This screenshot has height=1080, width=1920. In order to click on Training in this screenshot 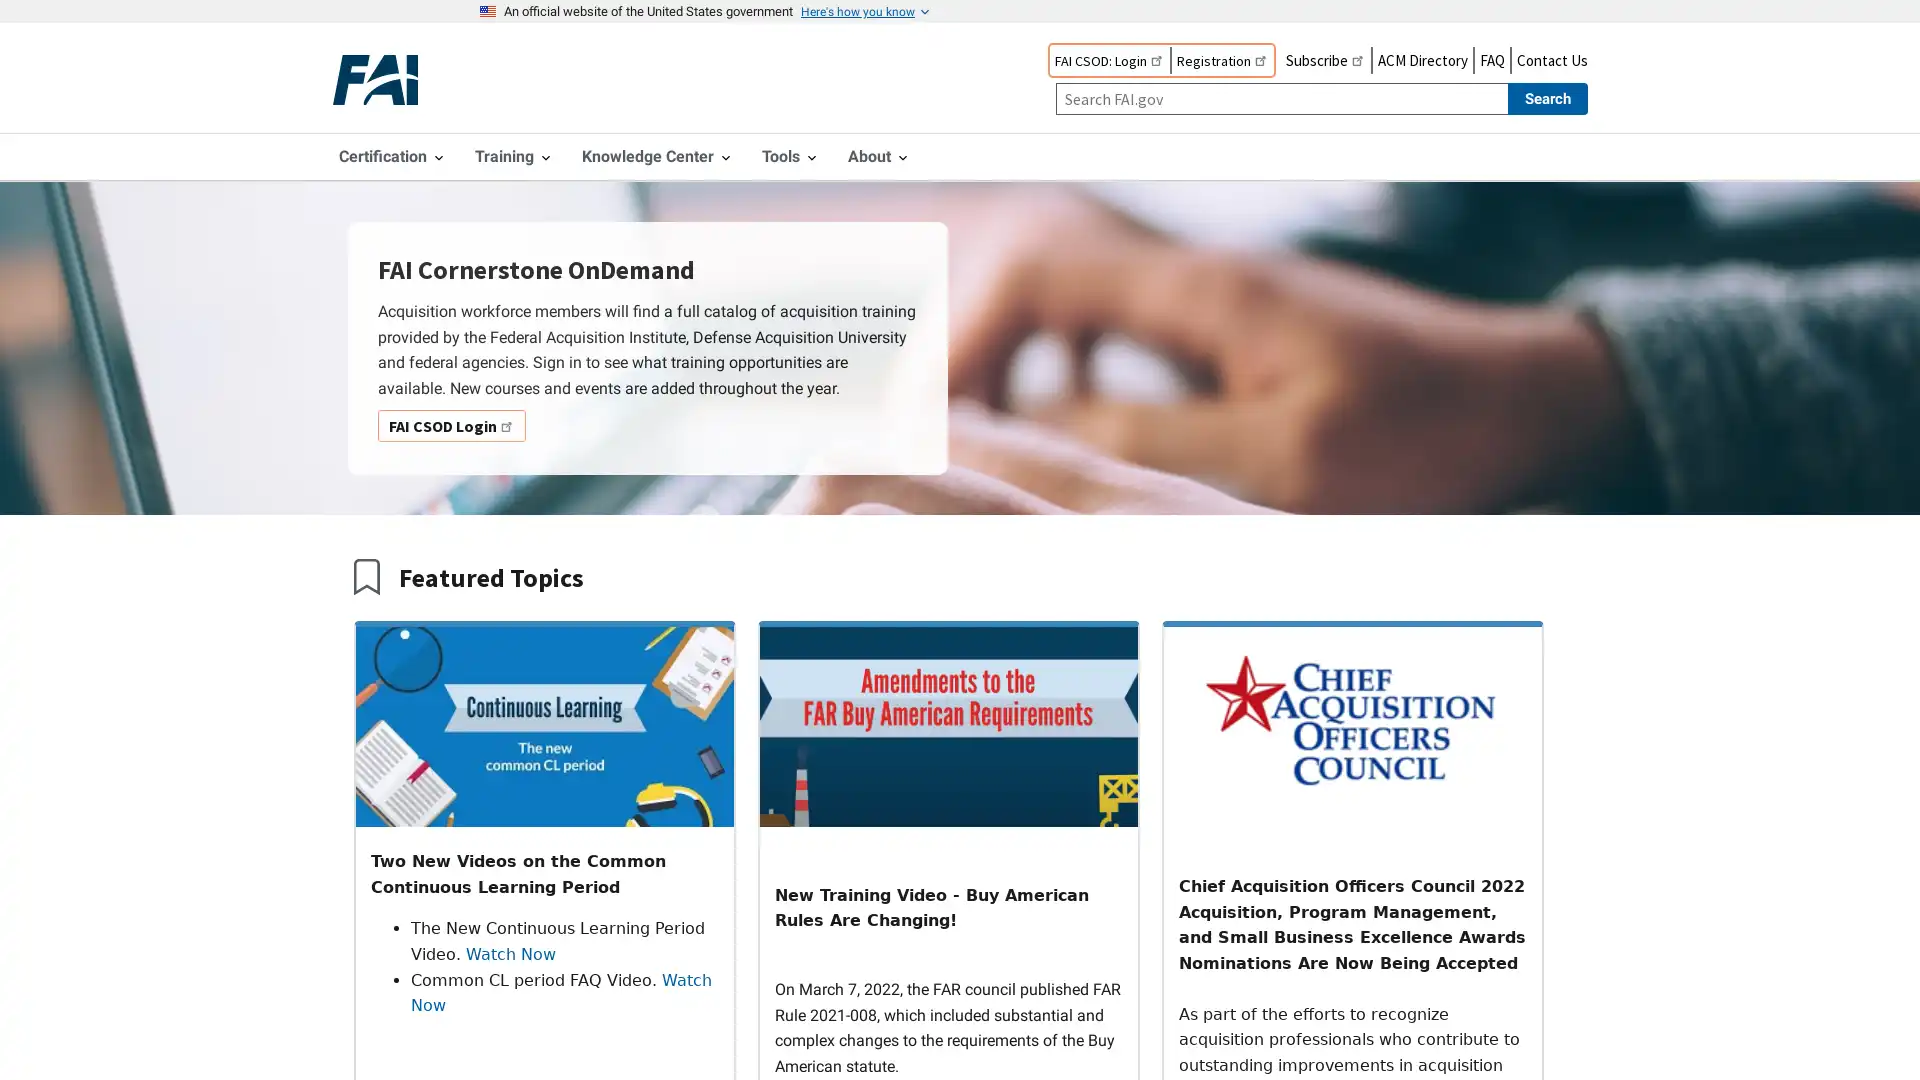, I will do `click(511, 155)`.